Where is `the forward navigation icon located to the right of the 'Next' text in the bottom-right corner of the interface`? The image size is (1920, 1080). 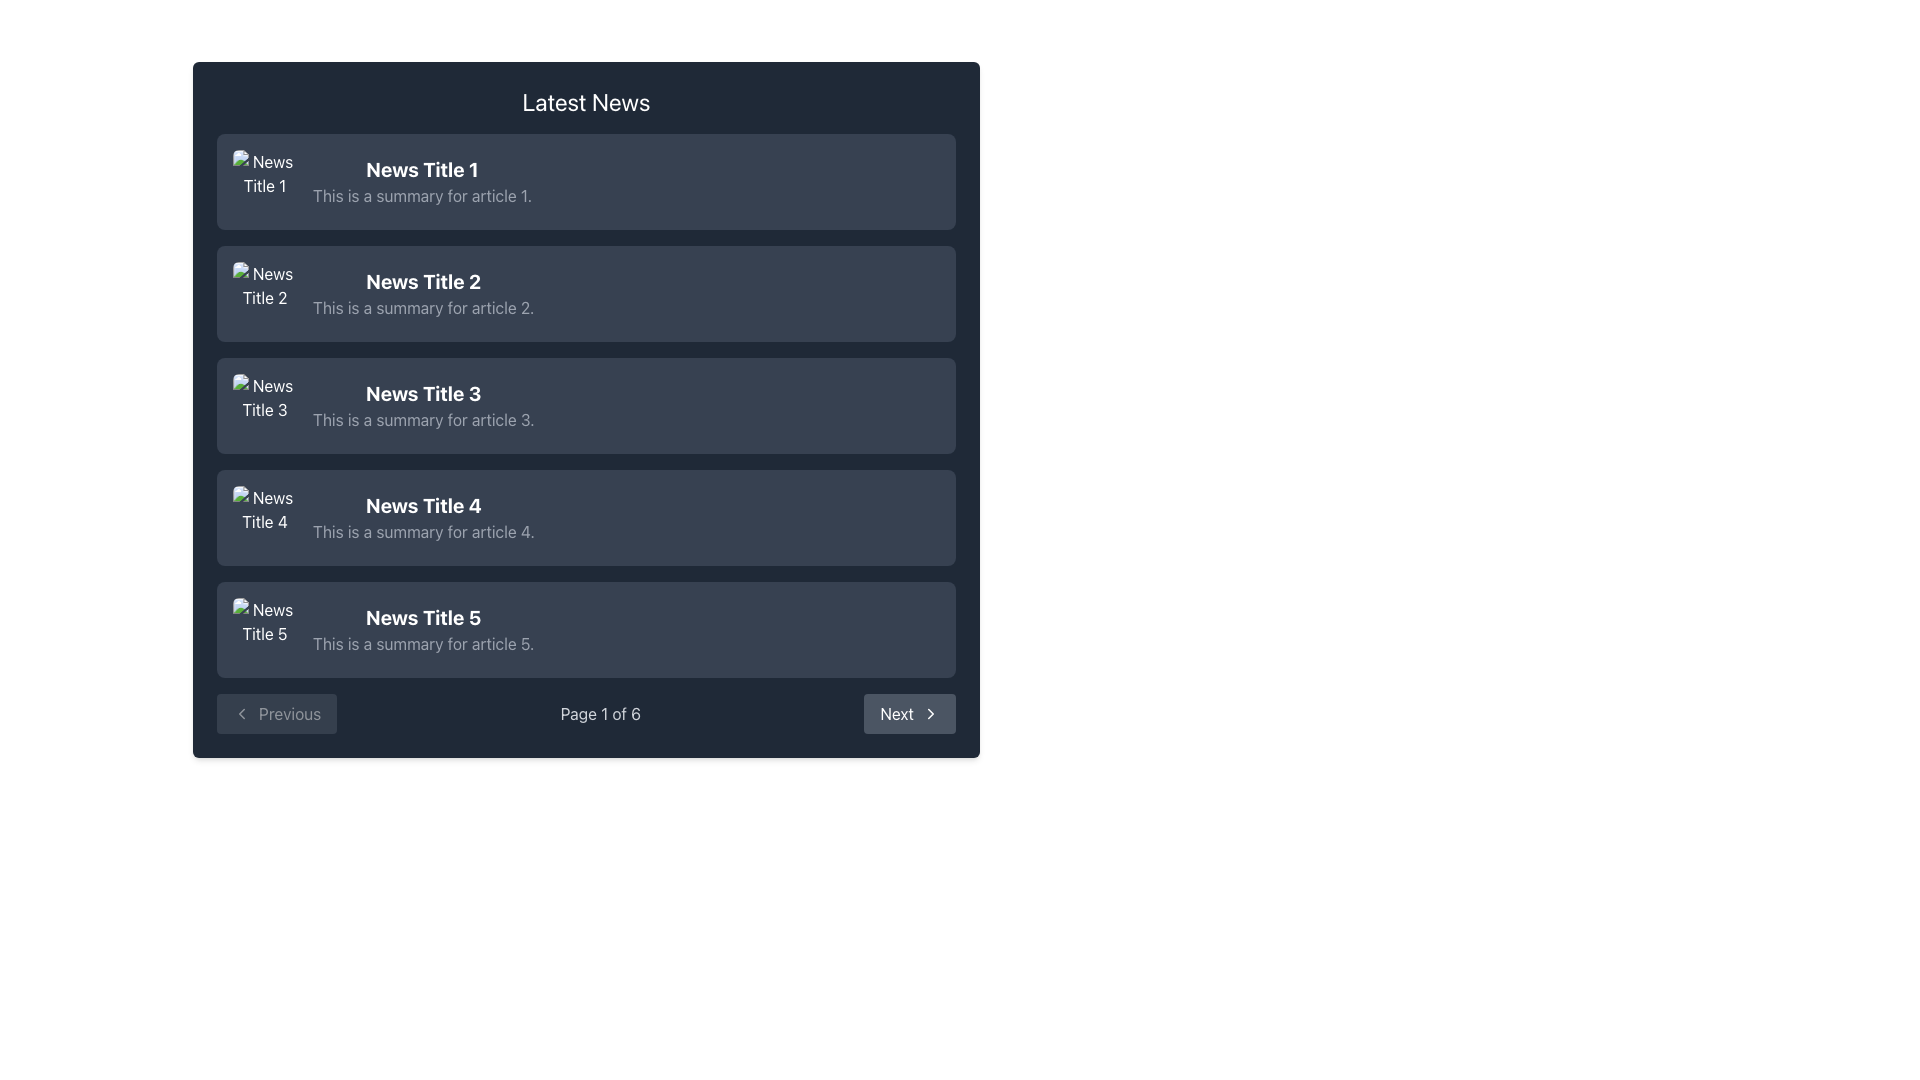 the forward navigation icon located to the right of the 'Next' text in the bottom-right corner of the interface is located at coordinates (930, 712).